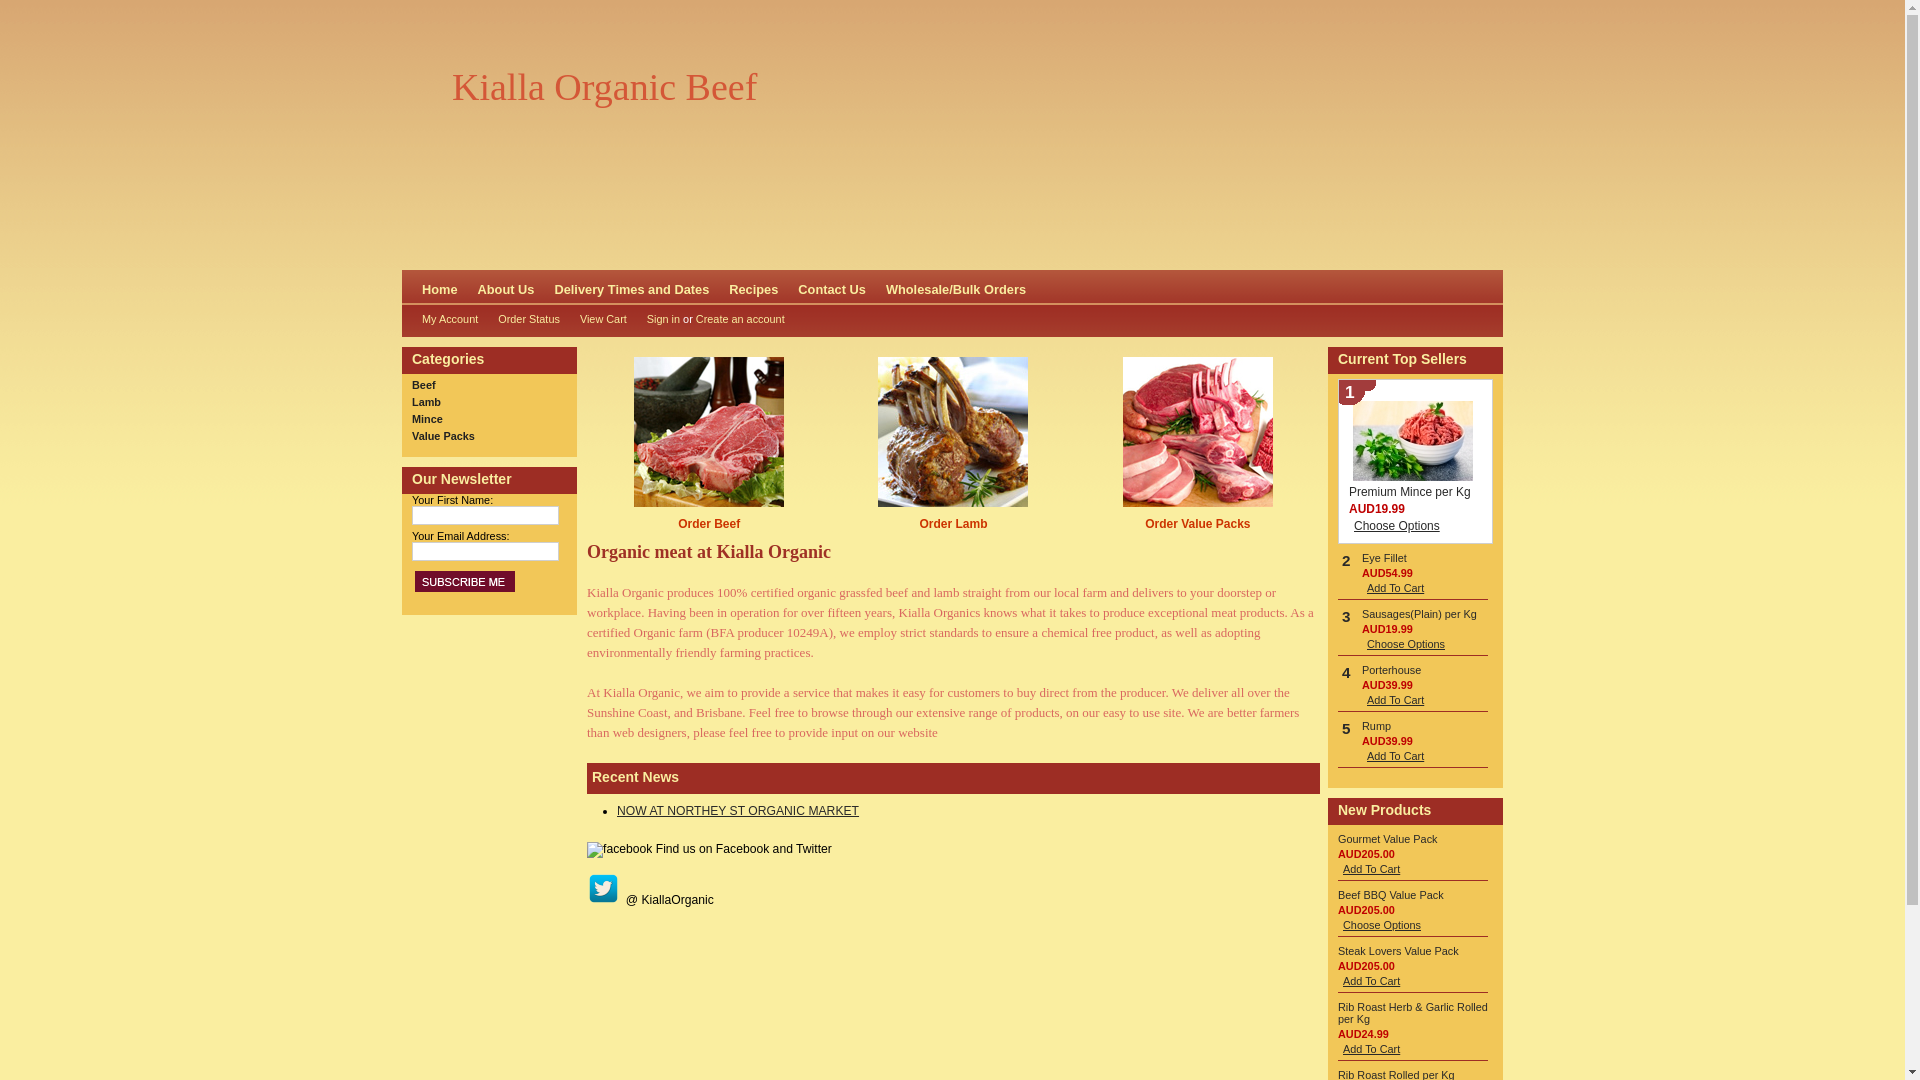 The height and width of the screenshot is (1080, 1920). What do you see at coordinates (597, 318) in the screenshot?
I see `'View Cart'` at bounding box center [597, 318].